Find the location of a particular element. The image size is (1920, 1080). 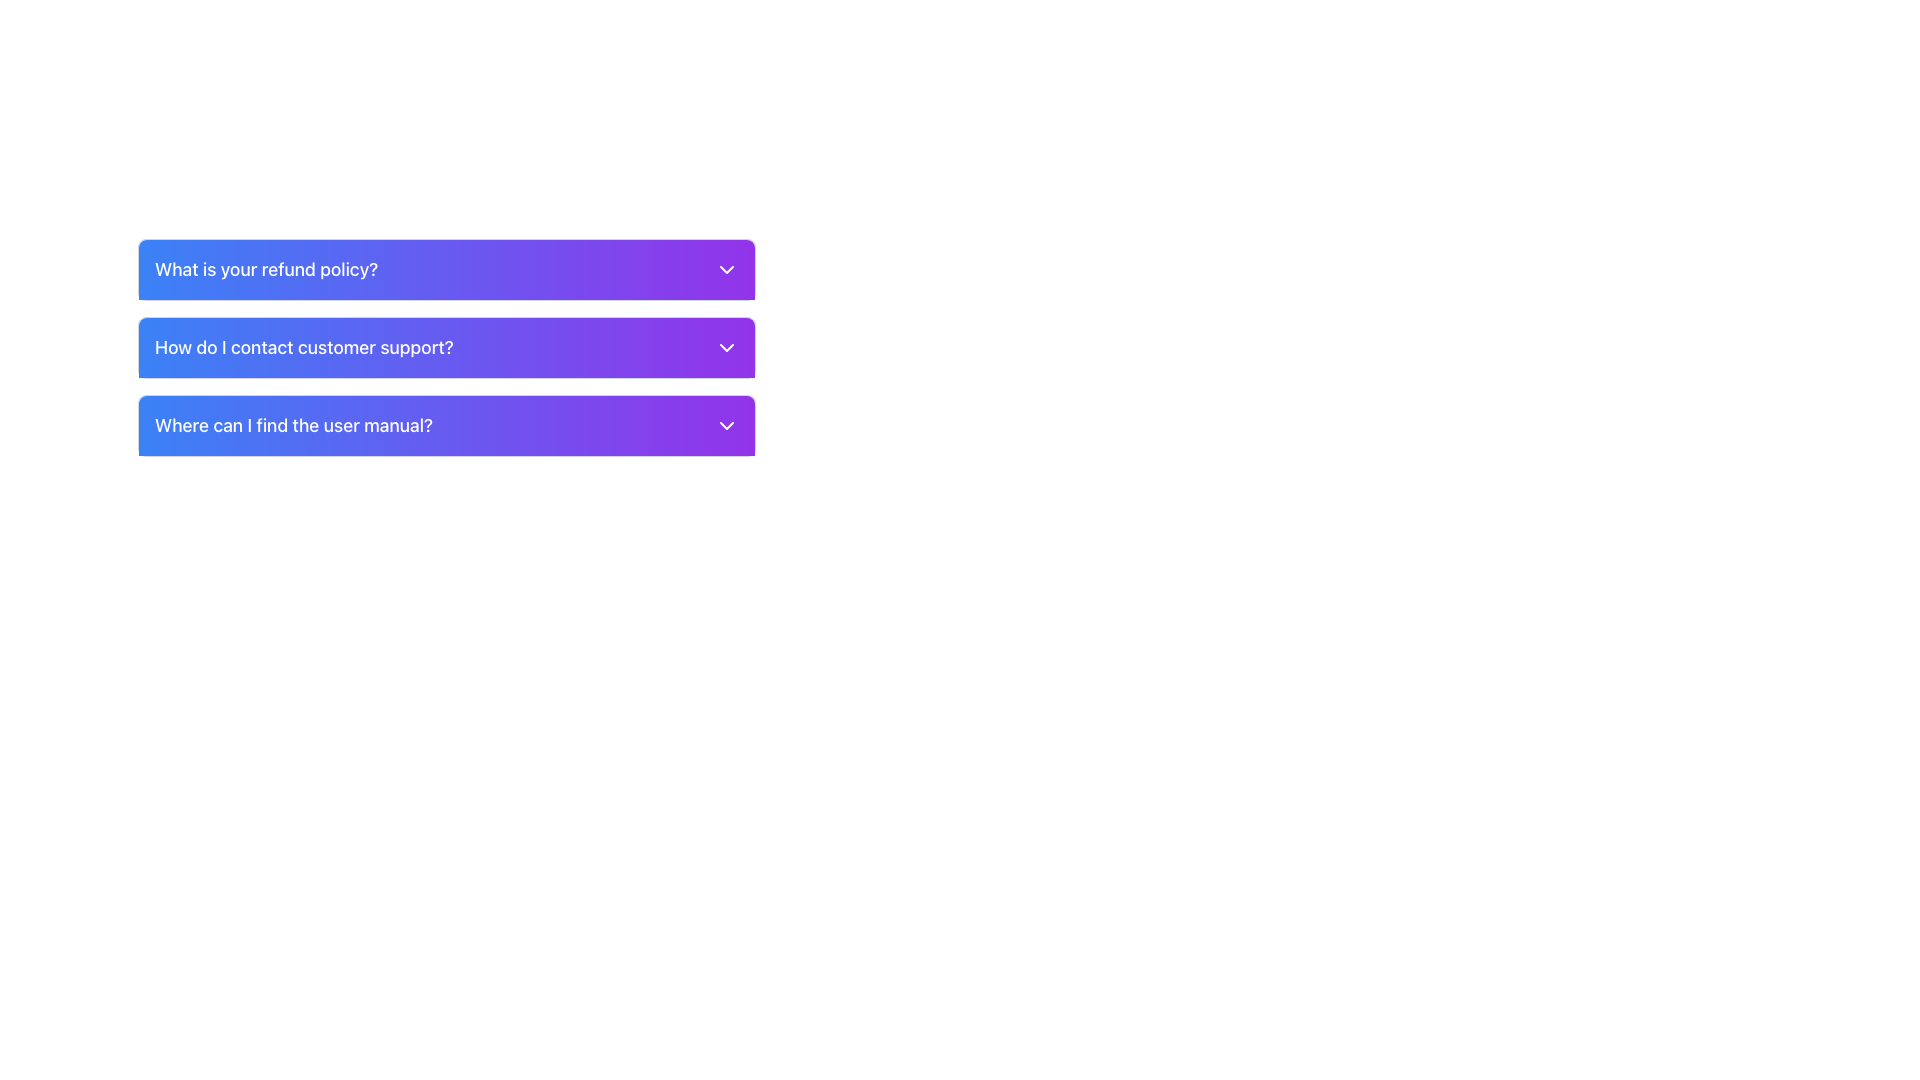

collapsible header that reveals detailed information about the refund policy when clicked is located at coordinates (445, 270).